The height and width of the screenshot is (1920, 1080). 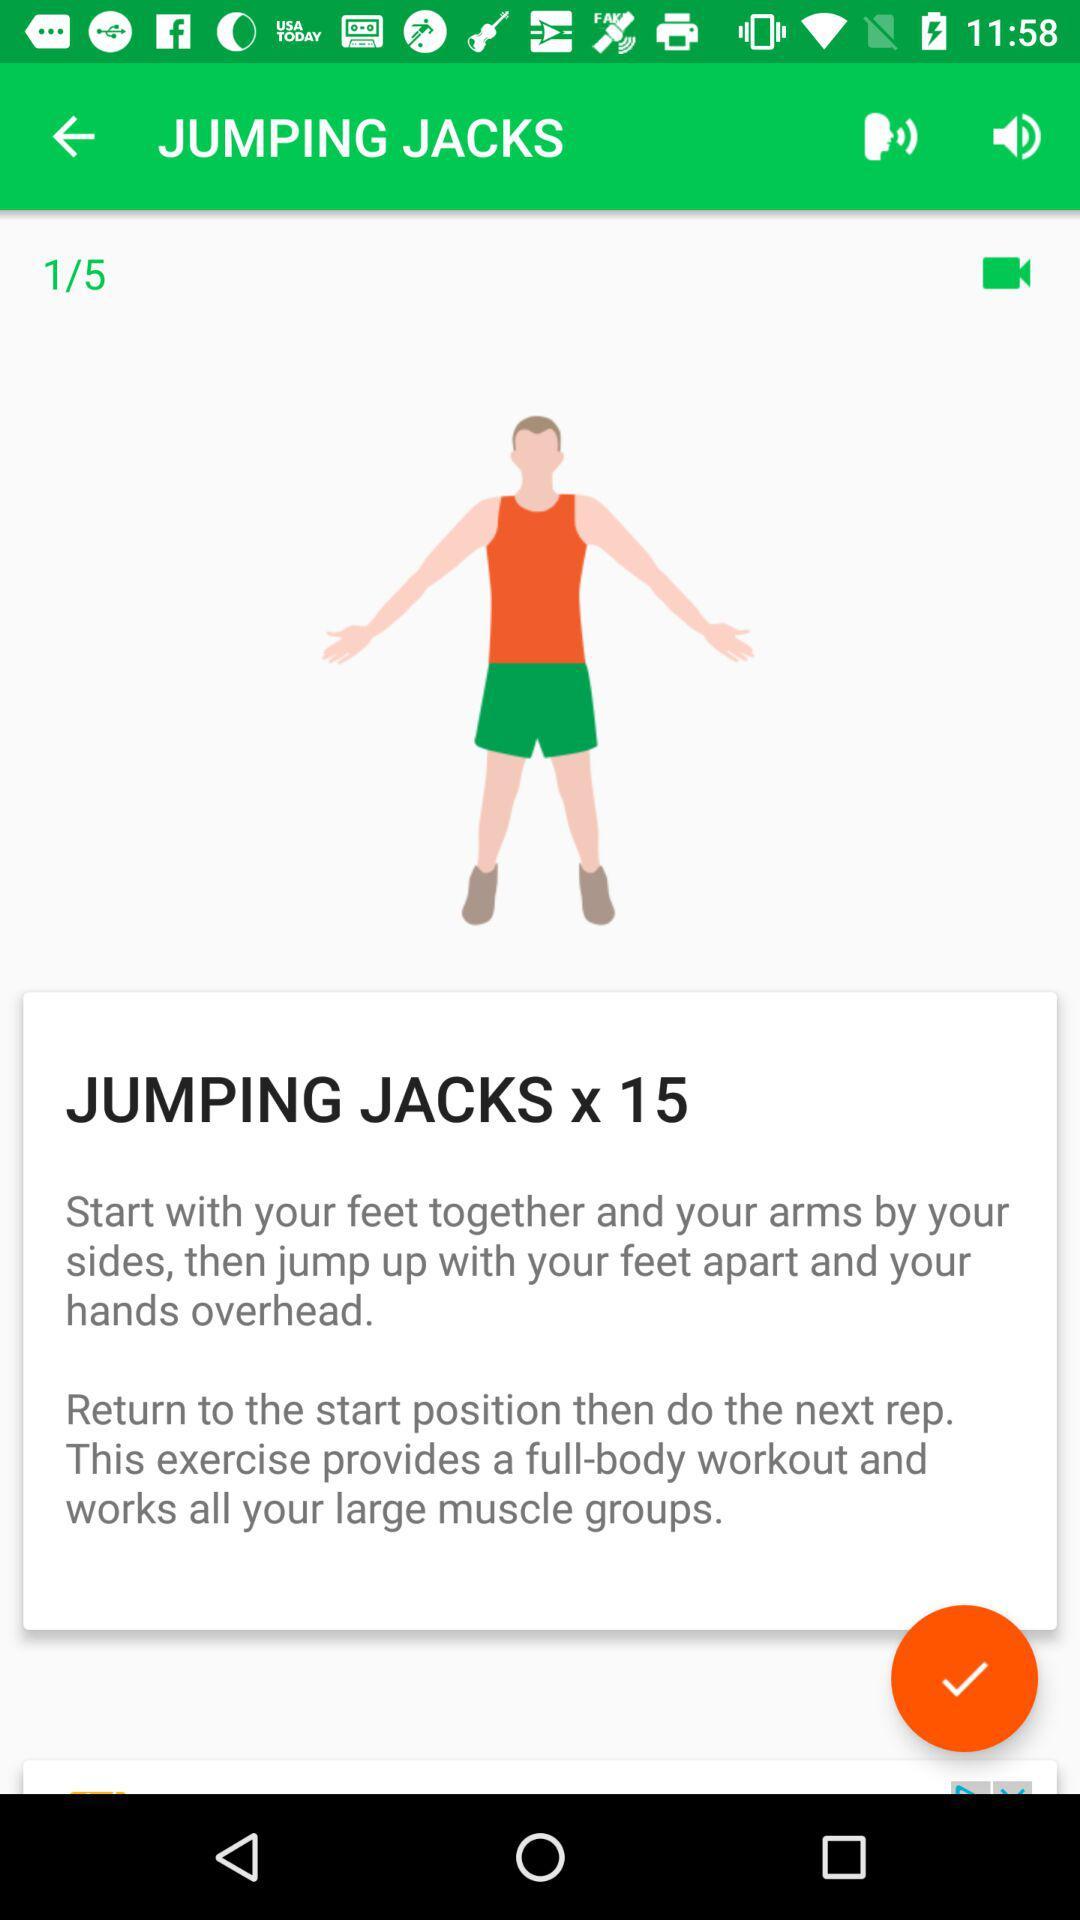 I want to click on the check icon, so click(x=963, y=1678).